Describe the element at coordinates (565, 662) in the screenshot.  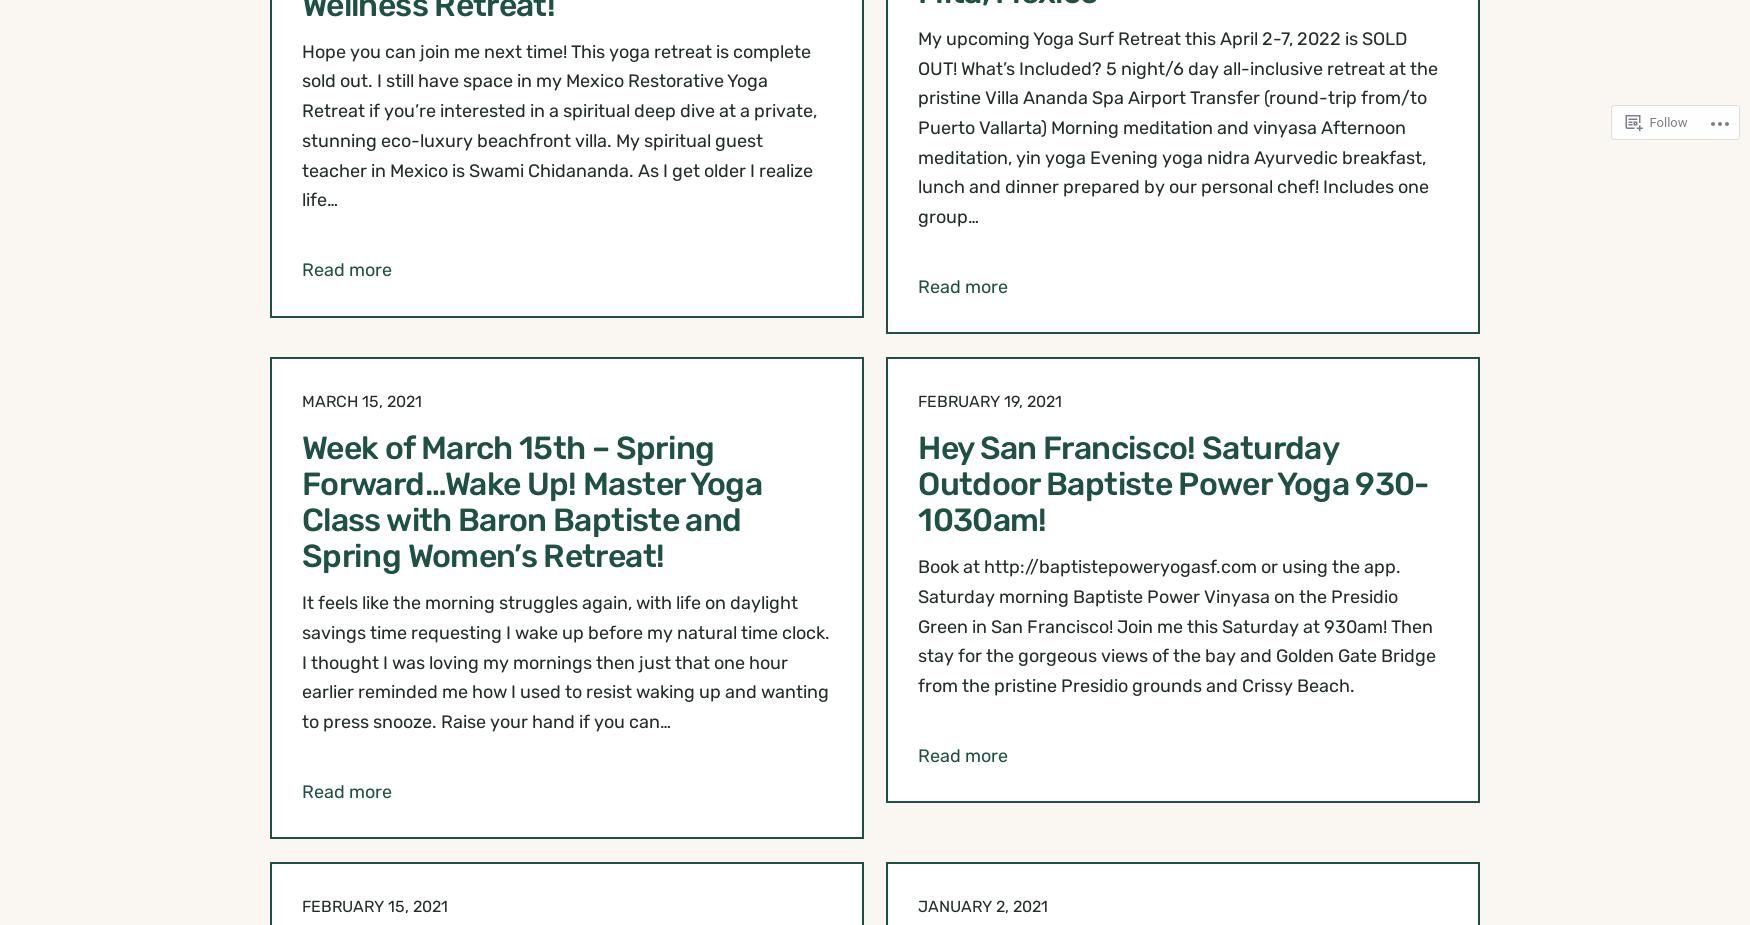
I see `'It feels like the morning struggles again, with life on daylight savings time requesting I wake up before my natural time clock. I thought I was loving my mornings then just that one hour earlier reminded me how I used to resist waking up and wanting to press snooze. Raise your hand if you can…'` at that location.